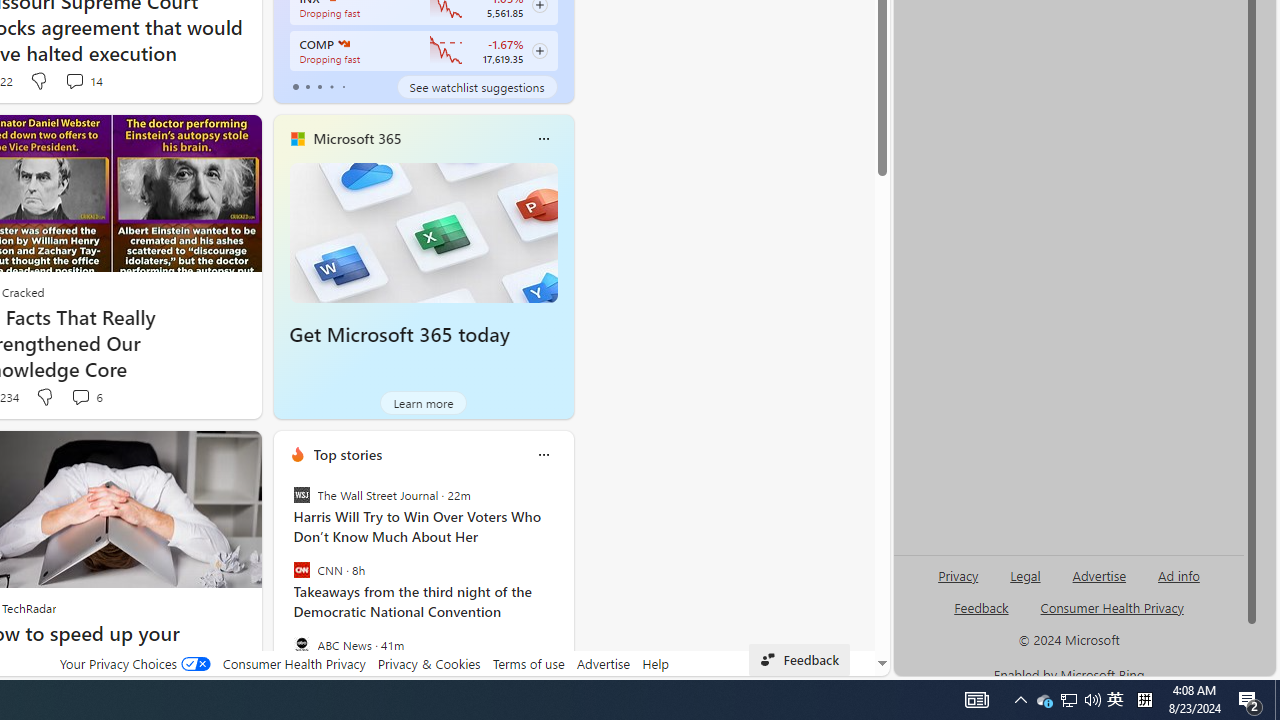  What do you see at coordinates (306, 86) in the screenshot?
I see `'tab-1'` at bounding box center [306, 86].